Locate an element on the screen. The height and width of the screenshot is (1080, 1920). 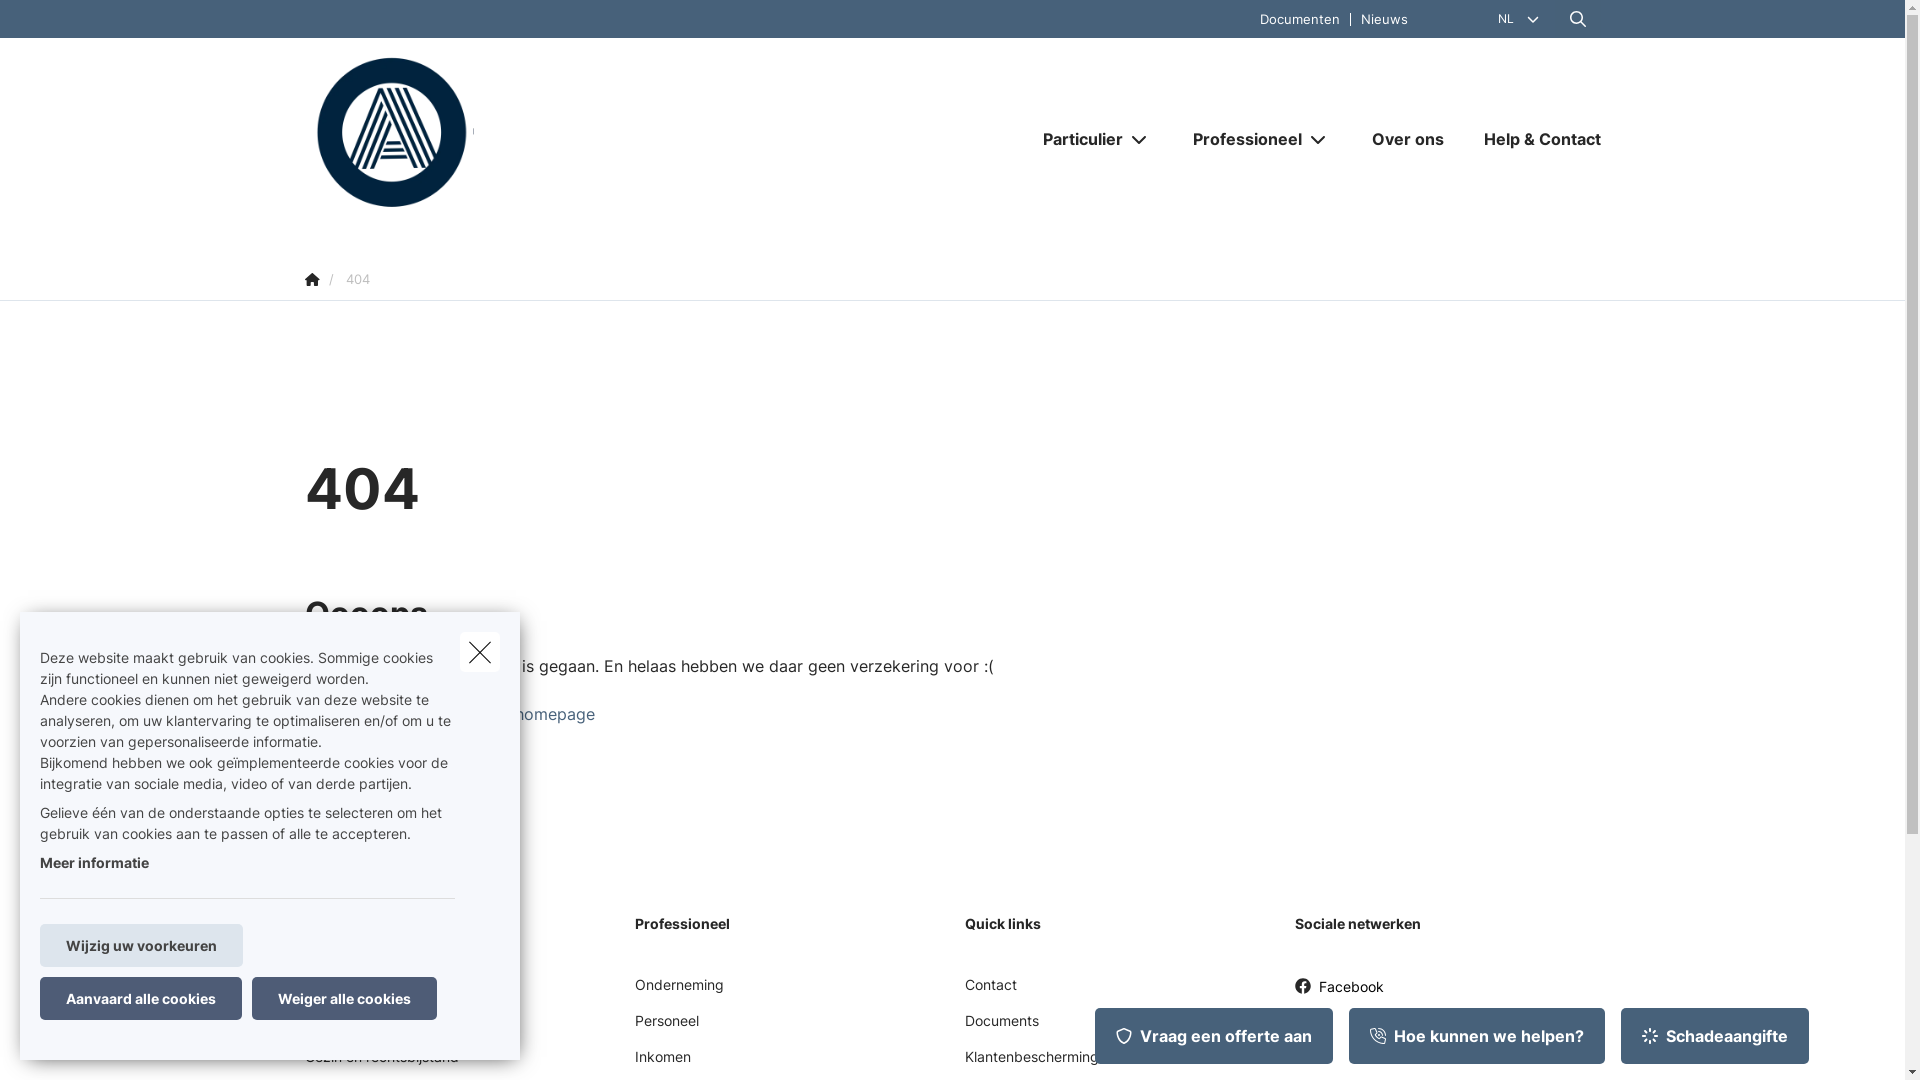
'Help & Contact' is located at coordinates (1531, 137).